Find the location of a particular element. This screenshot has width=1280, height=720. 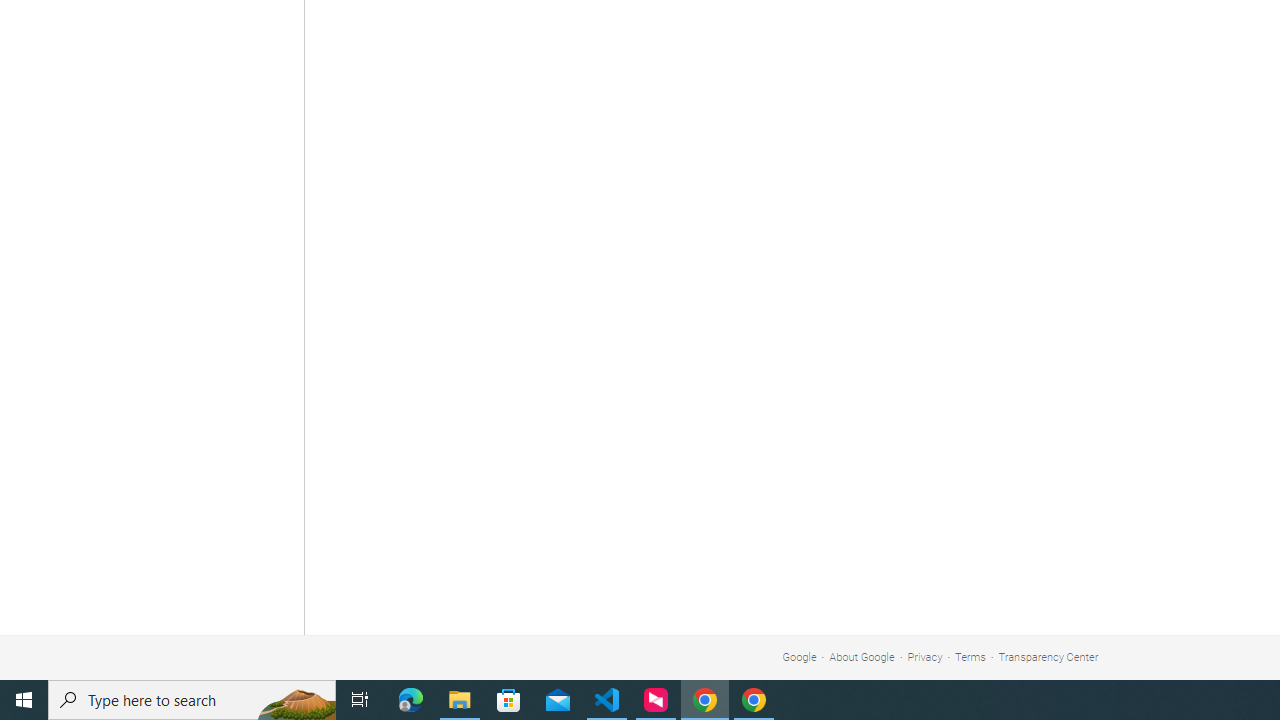

'About Google' is located at coordinates (862, 657).